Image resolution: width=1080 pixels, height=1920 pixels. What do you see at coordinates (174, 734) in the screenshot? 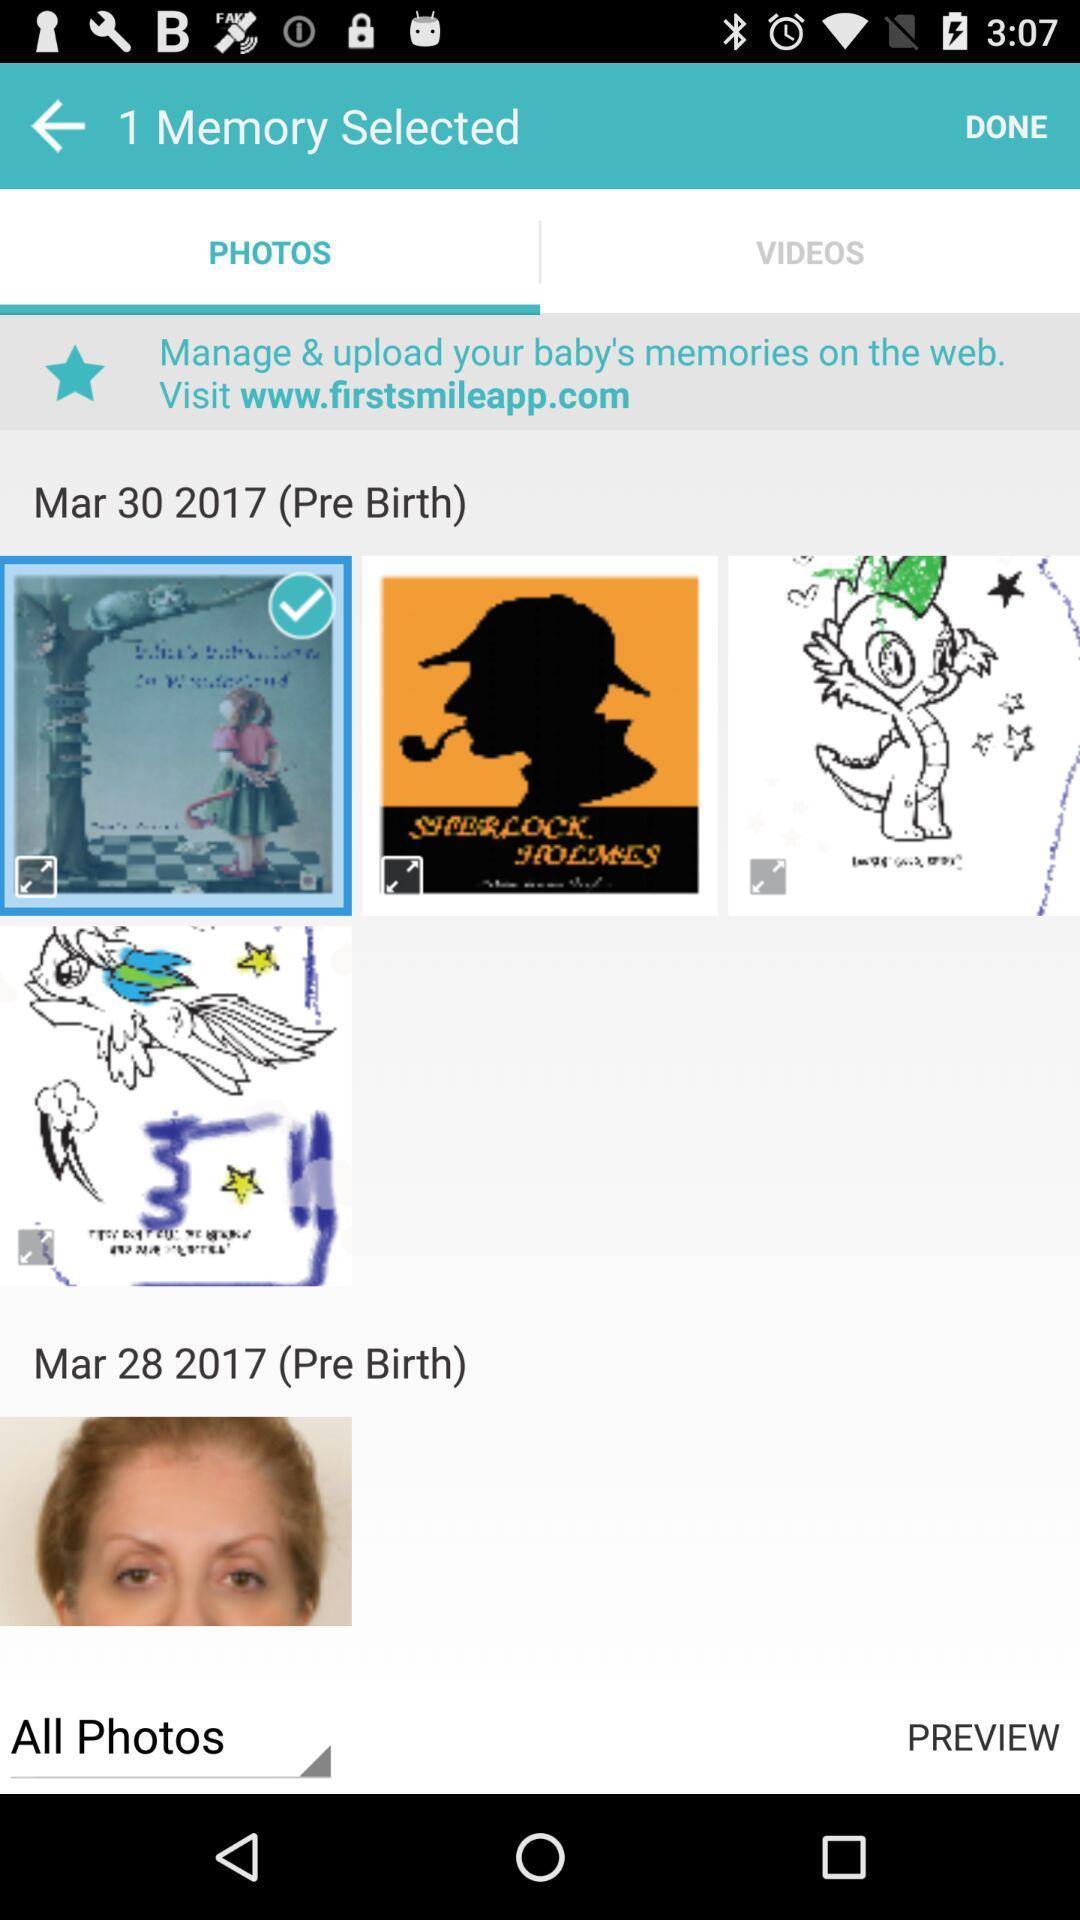
I see `vedio select putton` at bounding box center [174, 734].